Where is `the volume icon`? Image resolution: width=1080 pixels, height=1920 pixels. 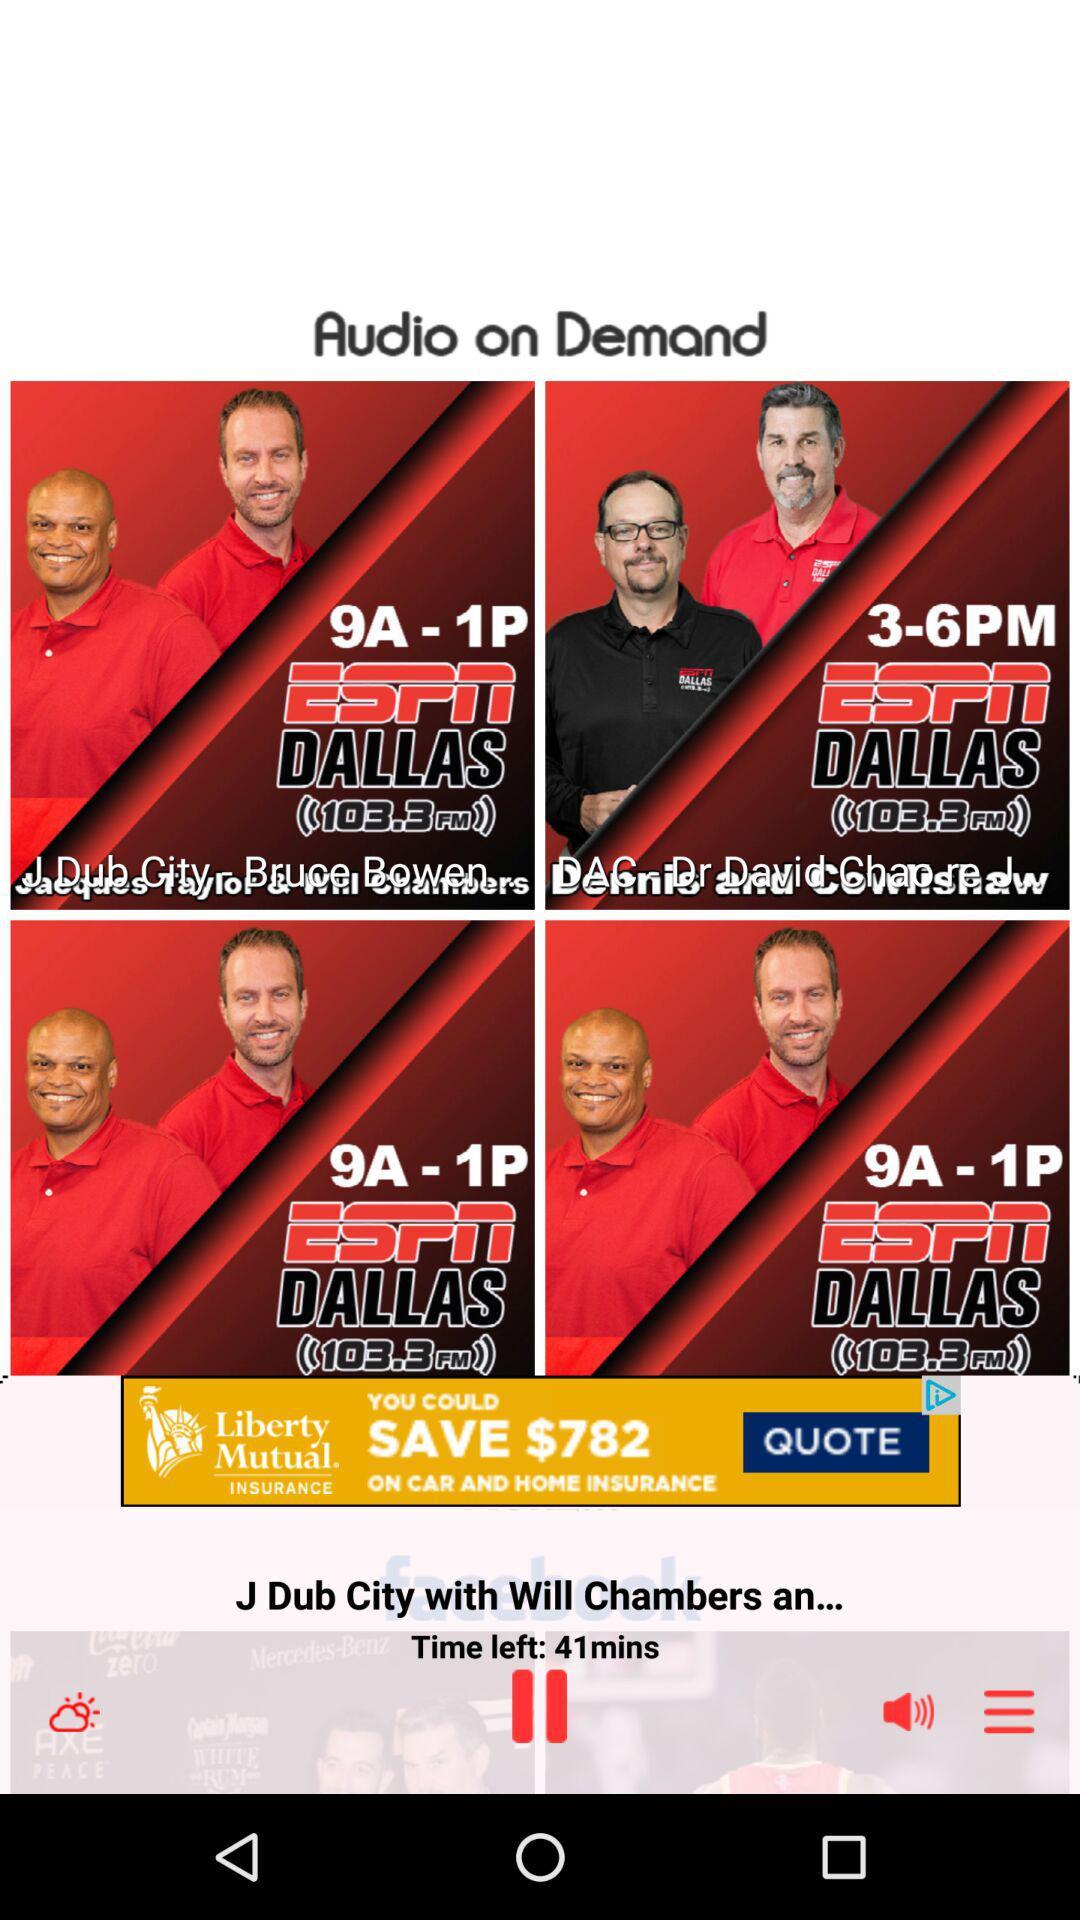 the volume icon is located at coordinates (908, 1832).